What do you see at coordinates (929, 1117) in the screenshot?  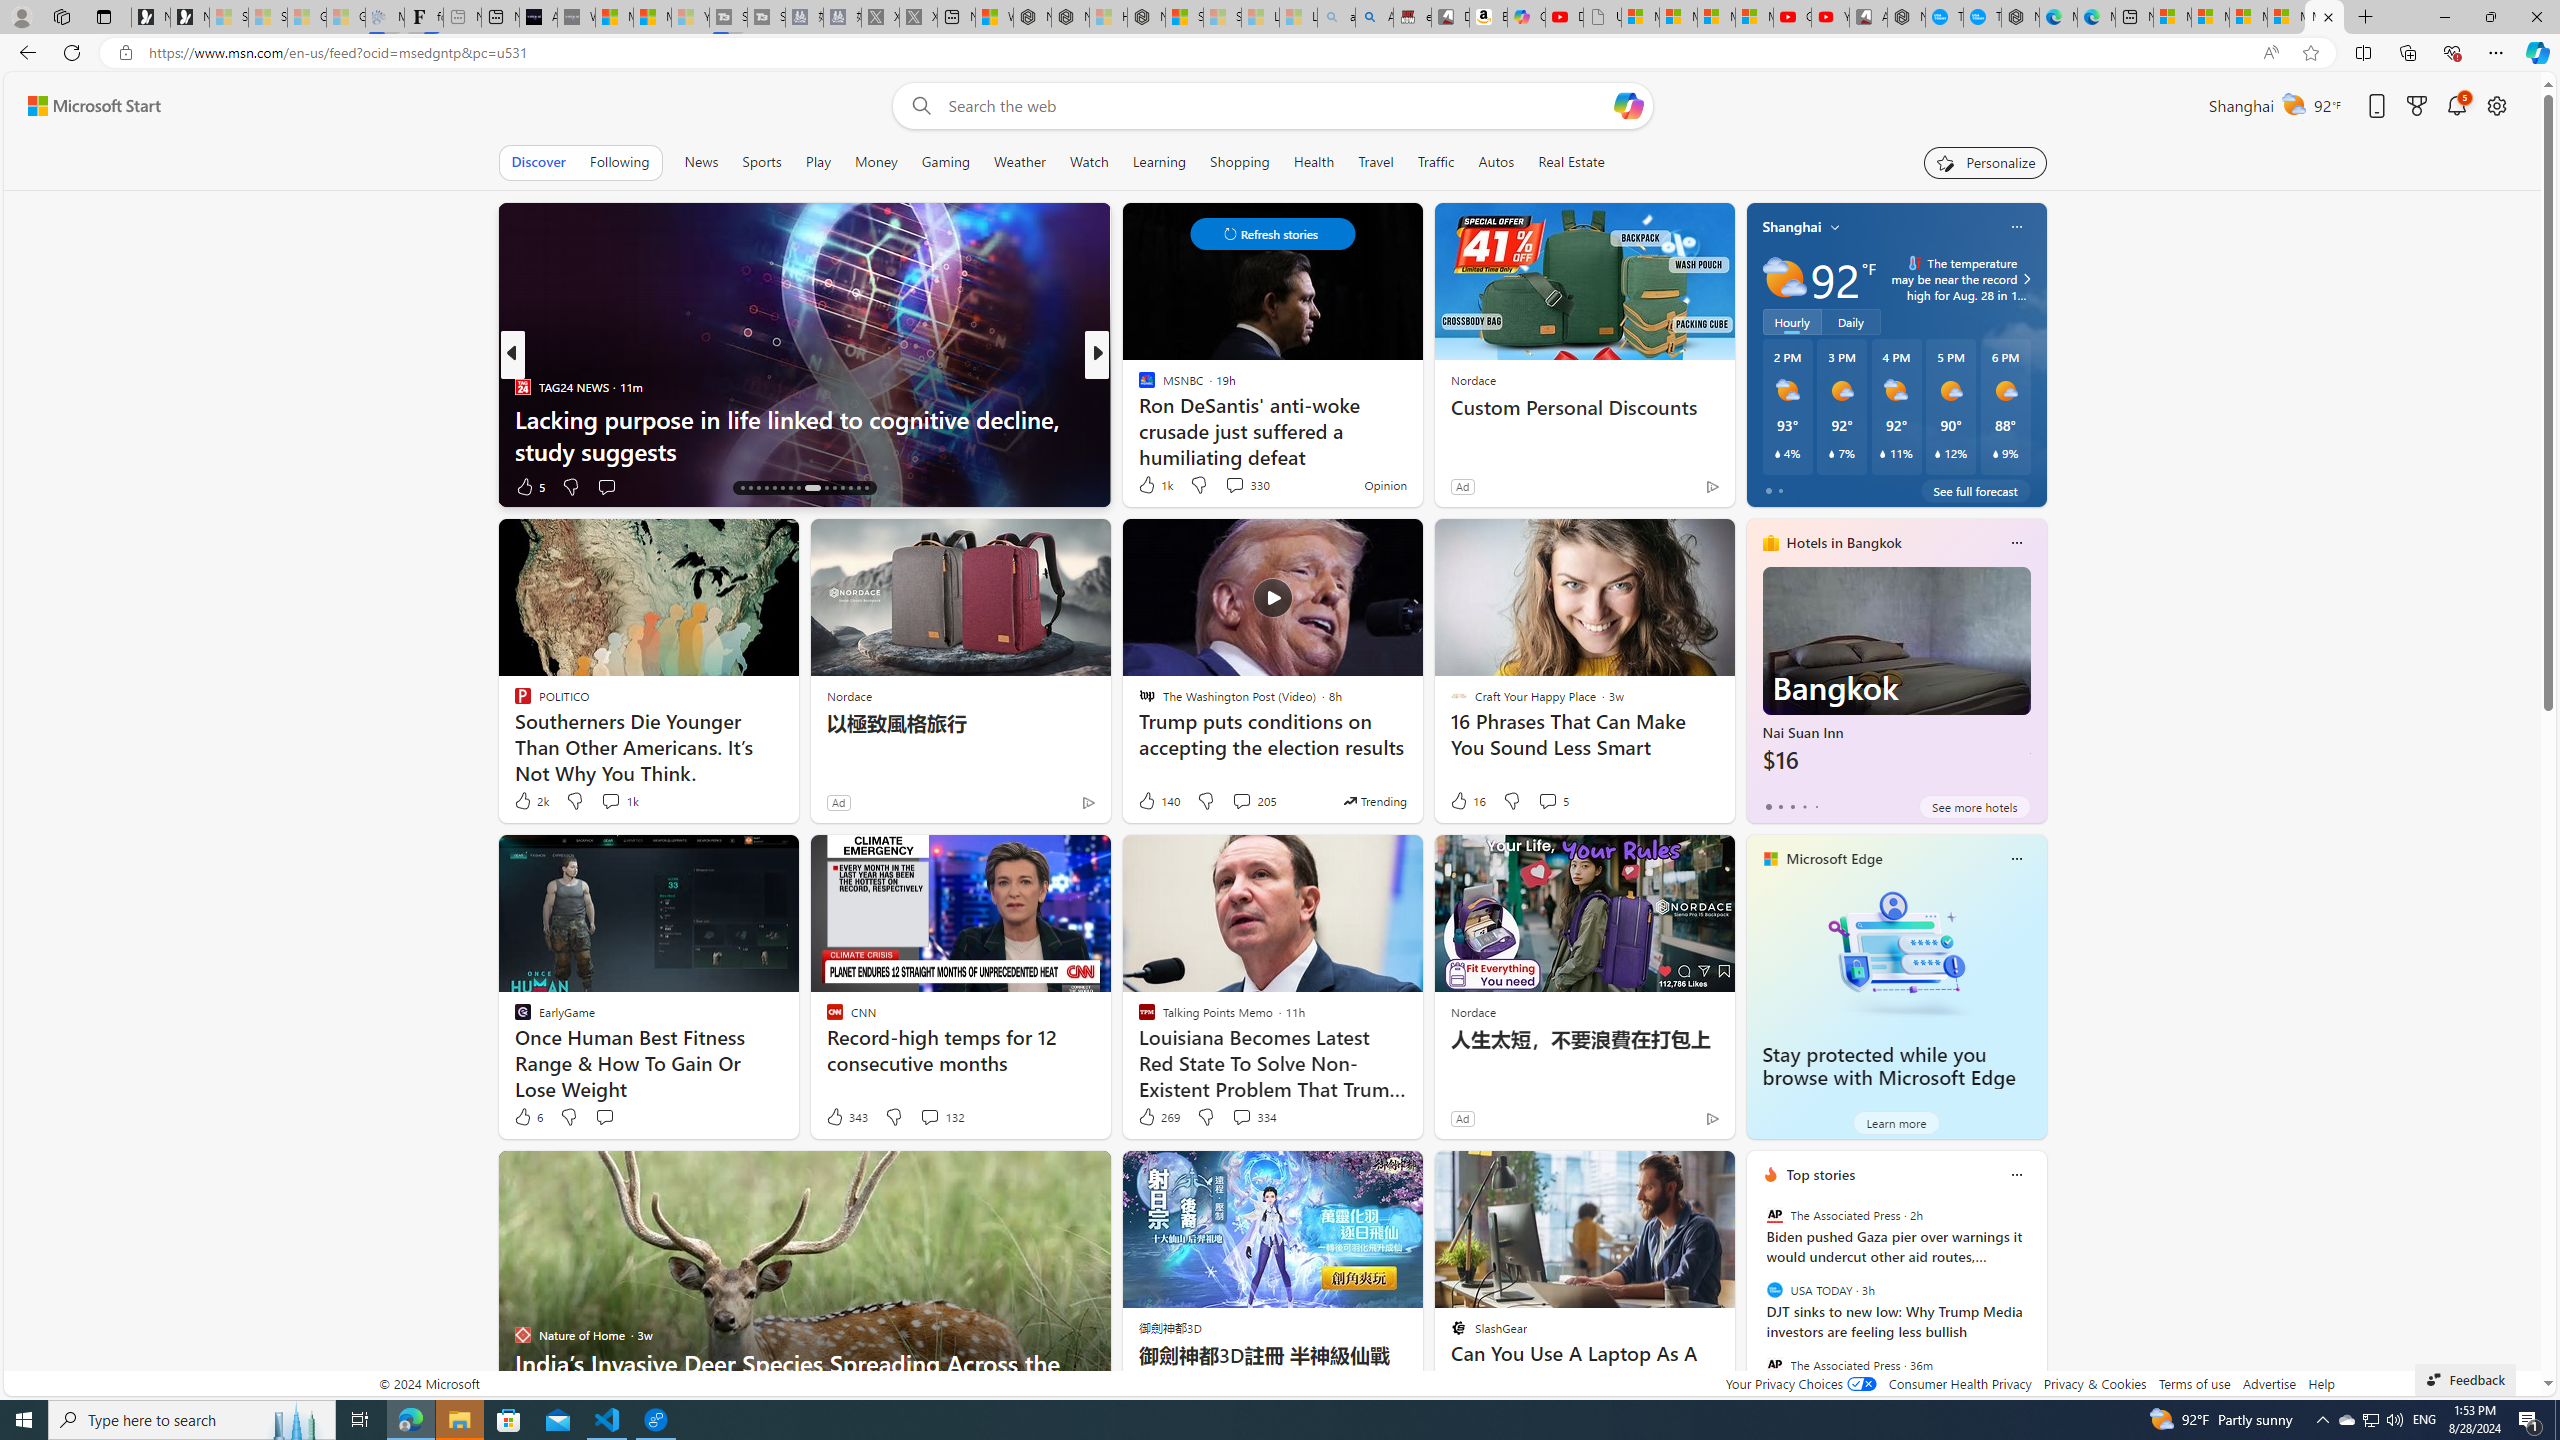 I see `'View comments 132 Comment'` at bounding box center [929, 1117].